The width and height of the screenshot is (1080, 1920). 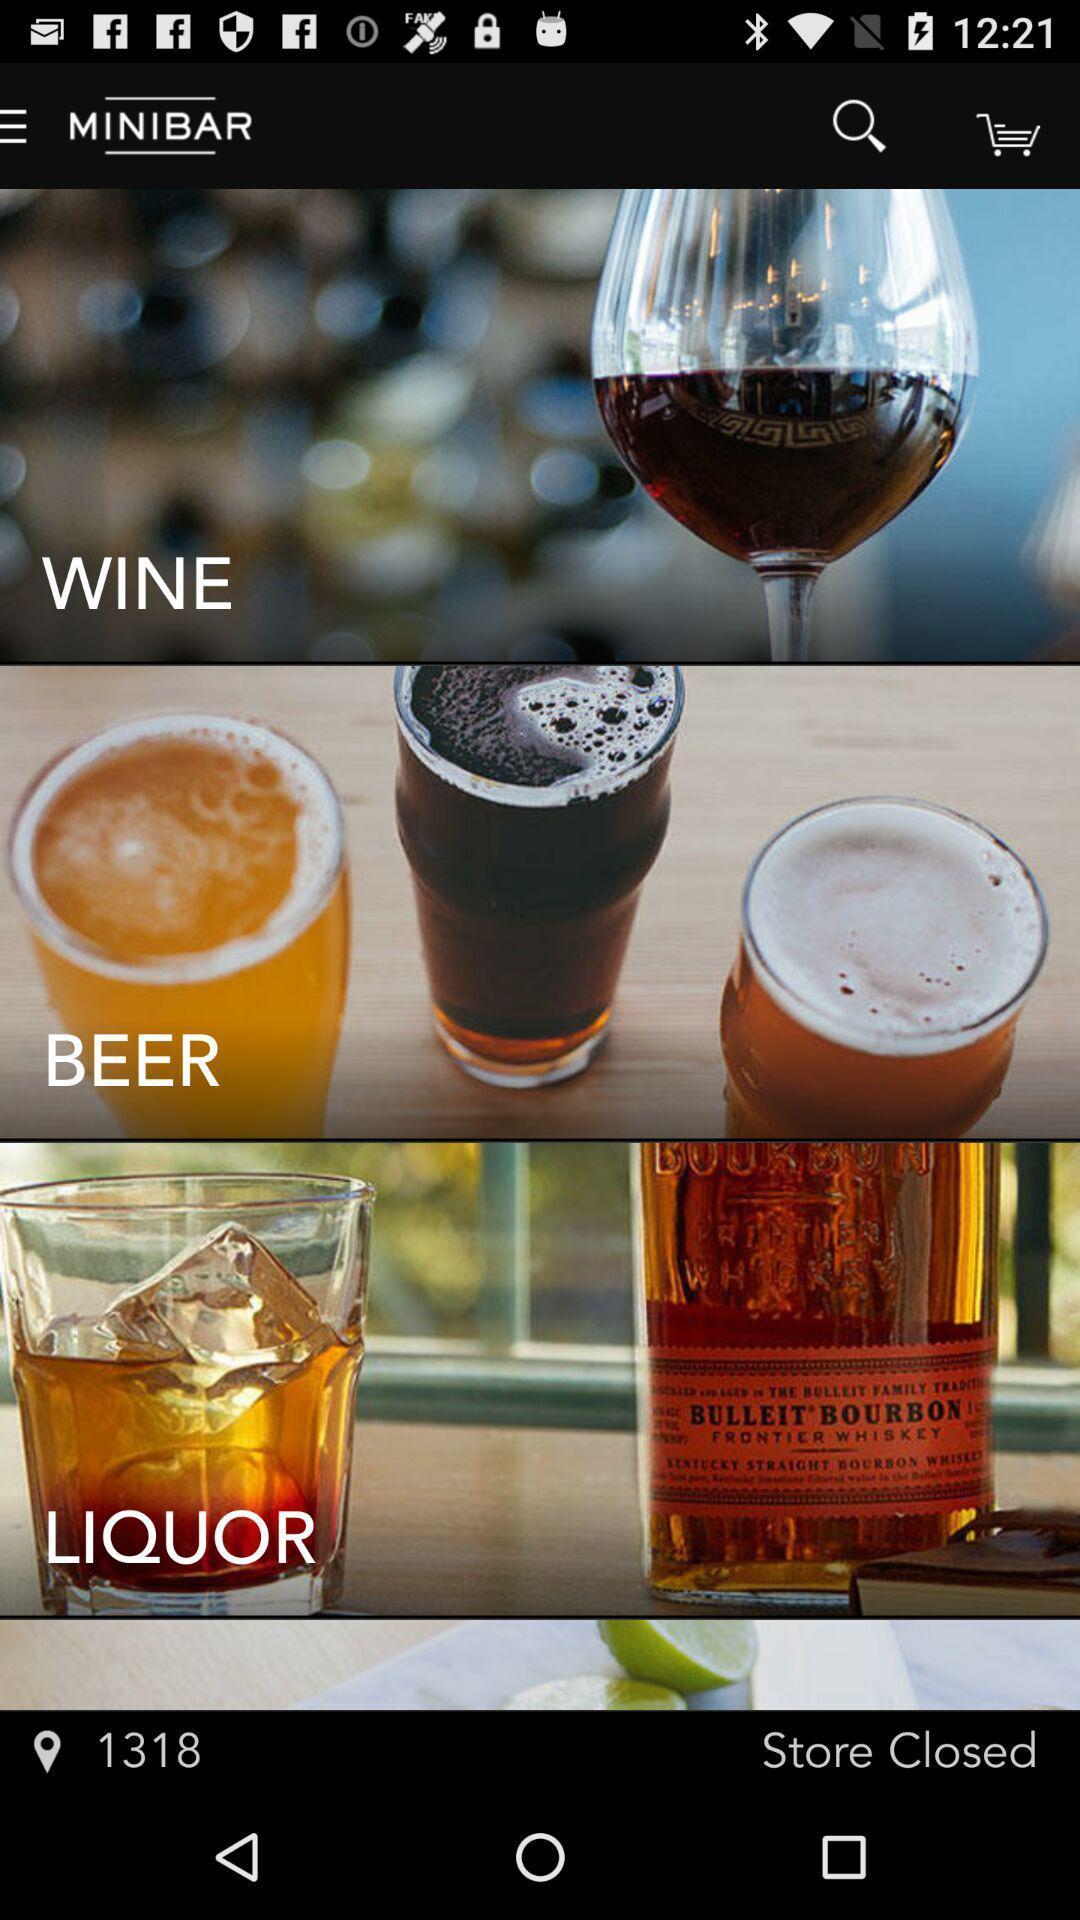 I want to click on share of article, so click(x=1006, y=124).